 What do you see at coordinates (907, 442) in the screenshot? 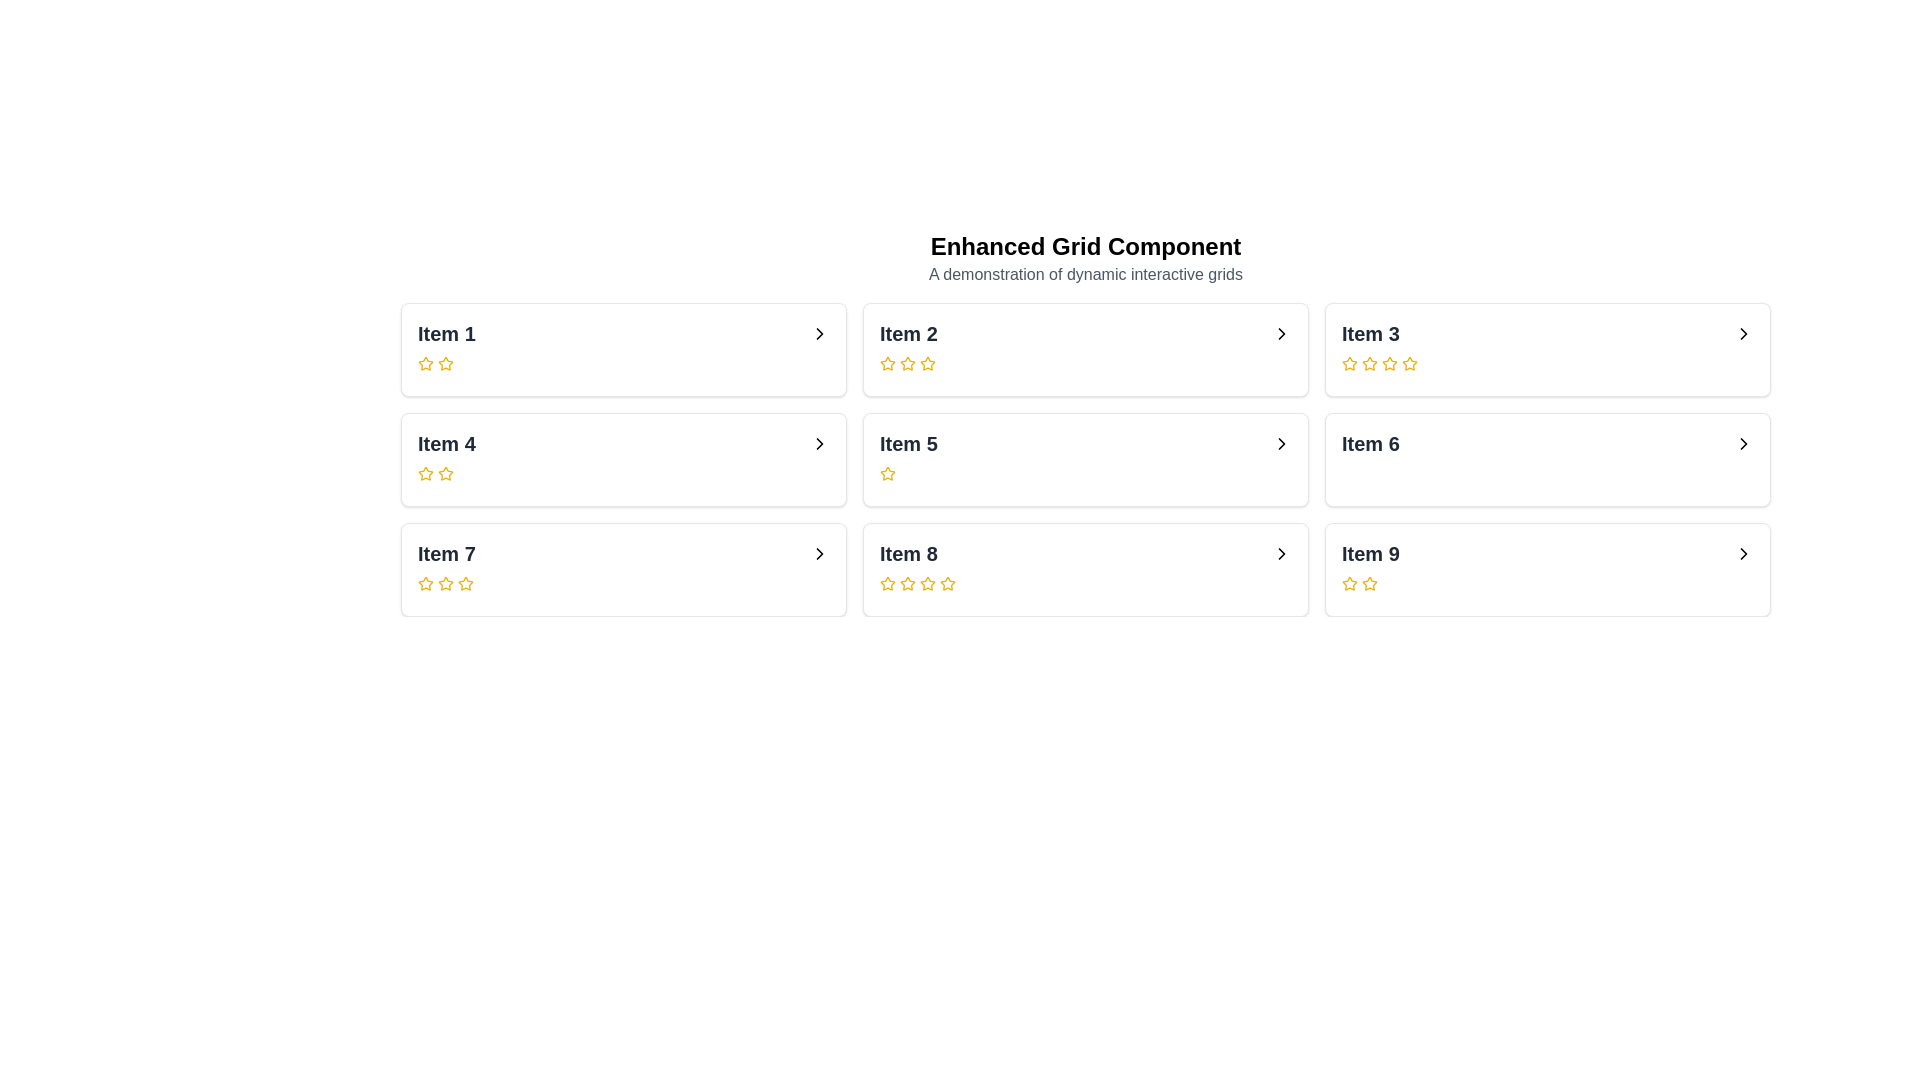
I see `the text label displaying 'Item 5', which is styled with a bold font and positioned in the second row and second column of a 3x3 grid layout` at bounding box center [907, 442].